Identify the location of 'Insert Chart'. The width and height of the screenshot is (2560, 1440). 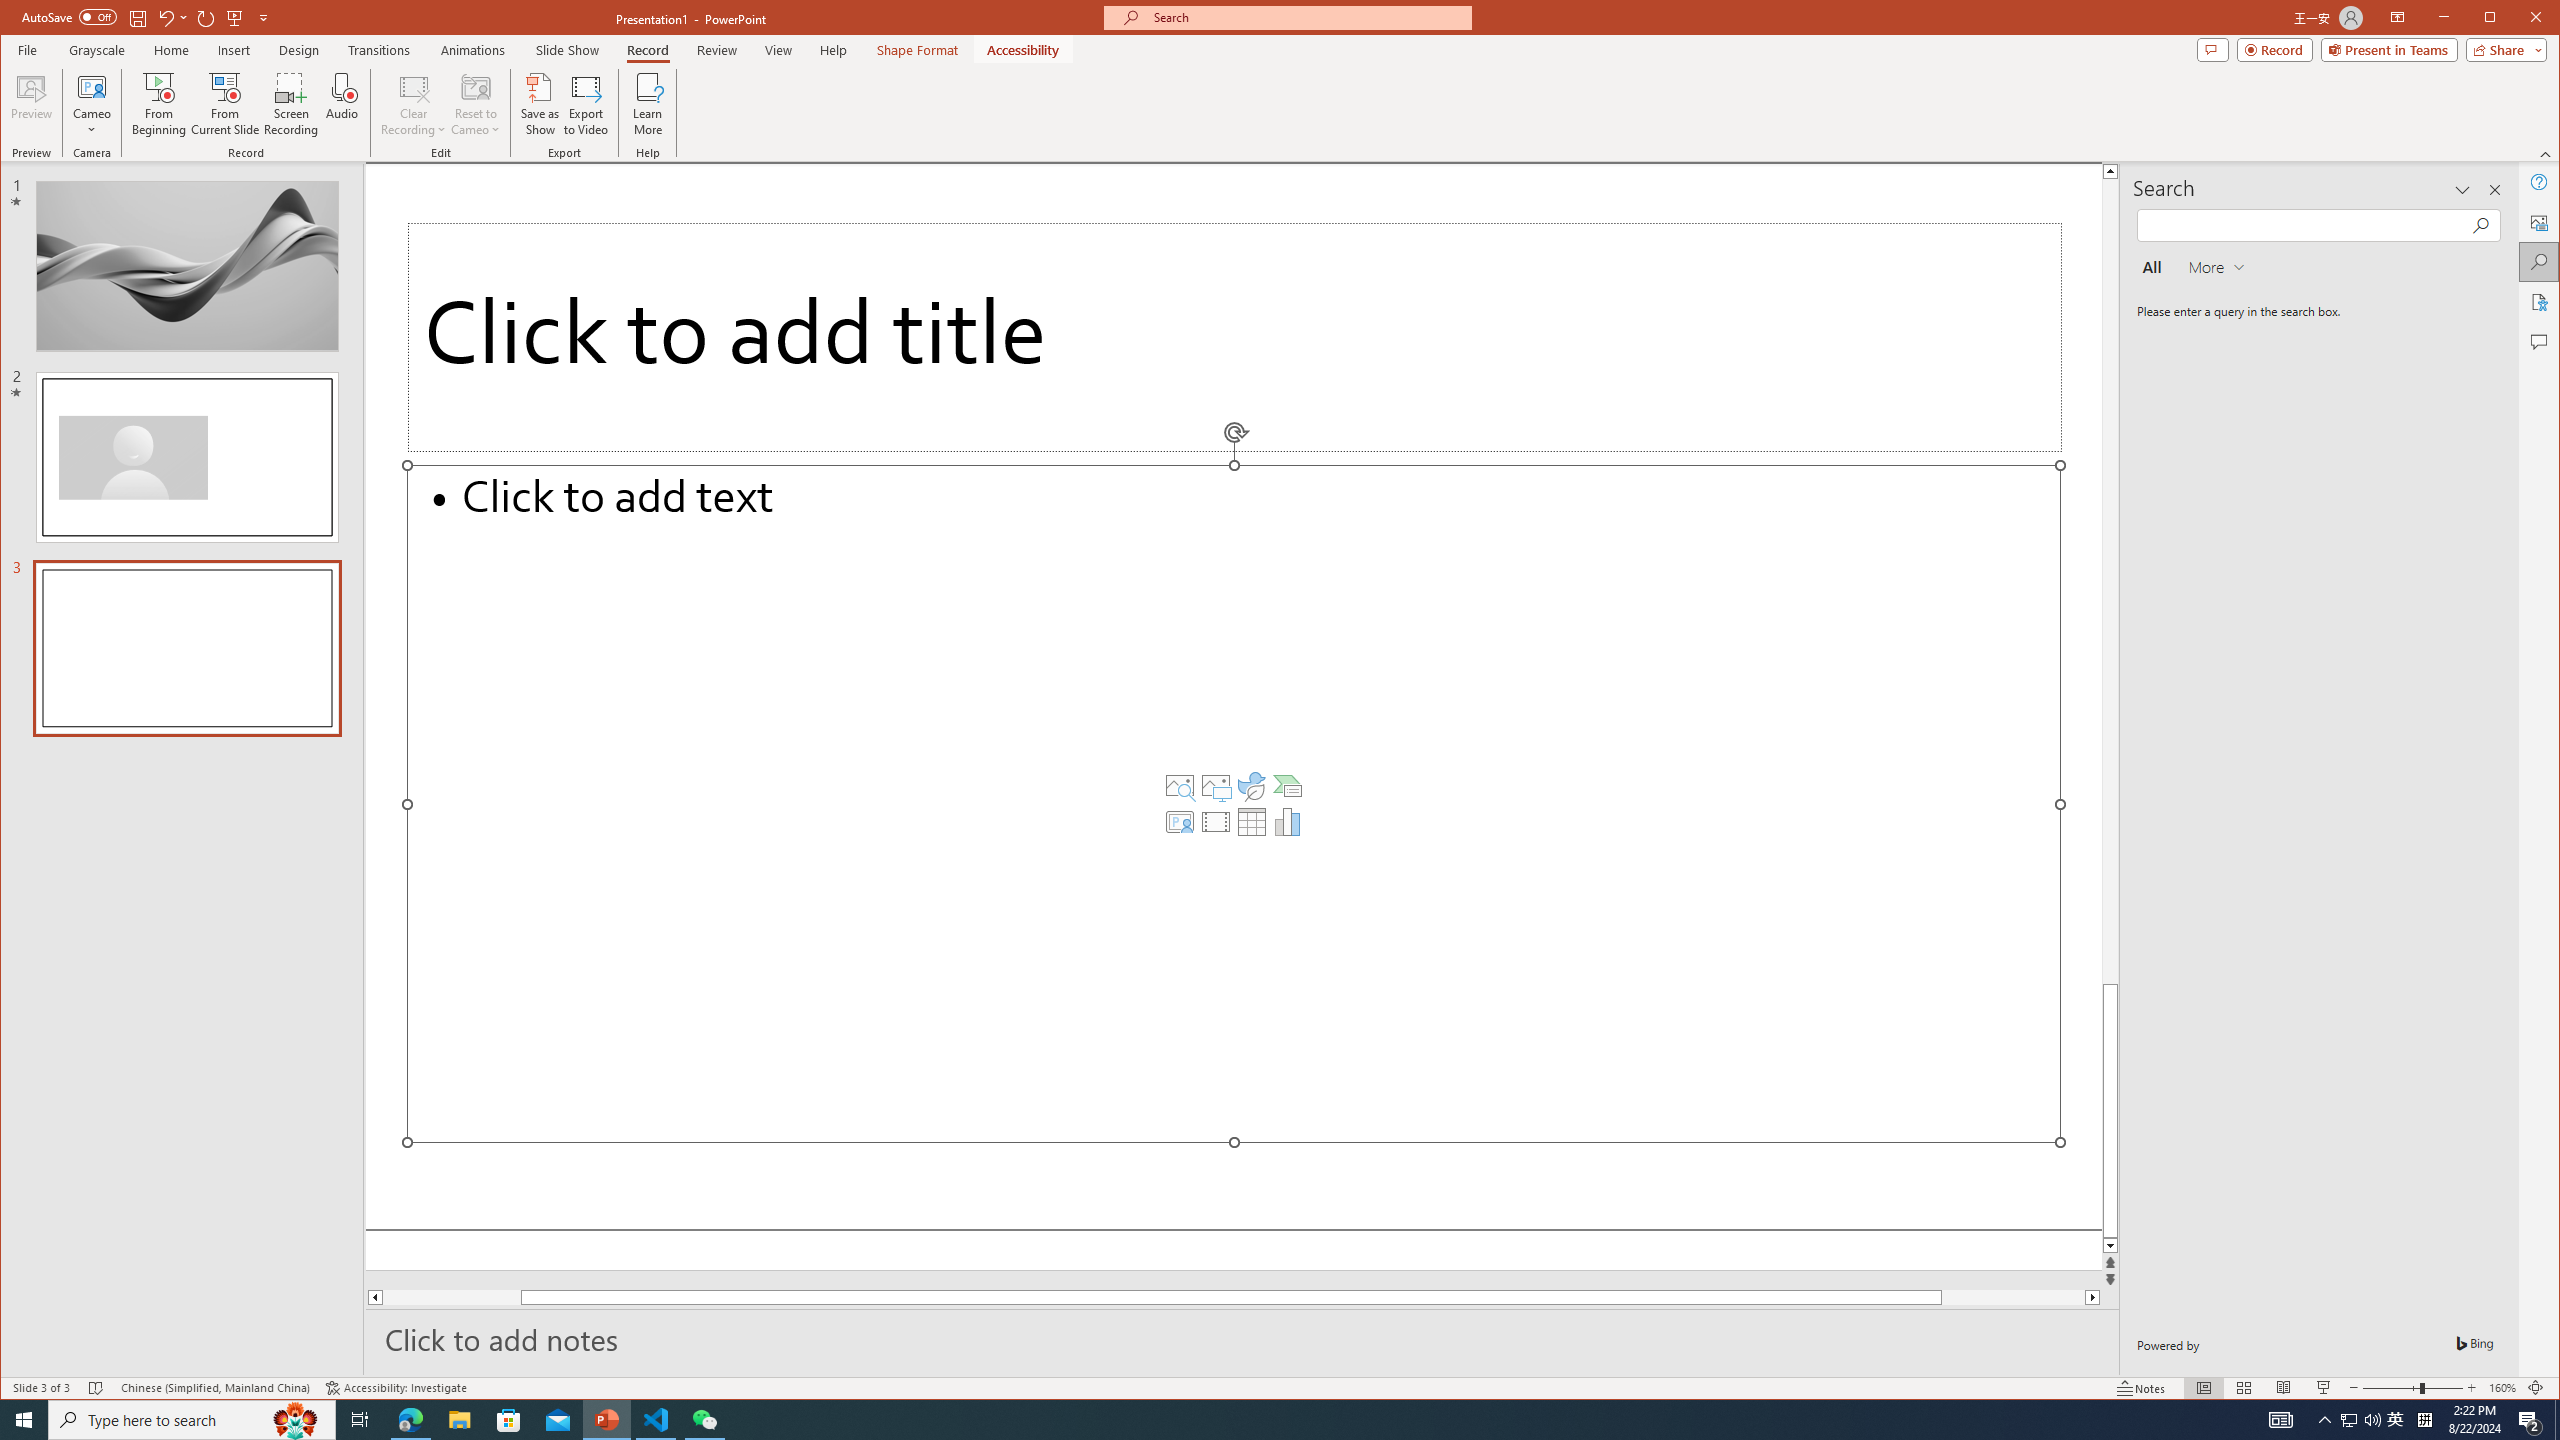
(1287, 822).